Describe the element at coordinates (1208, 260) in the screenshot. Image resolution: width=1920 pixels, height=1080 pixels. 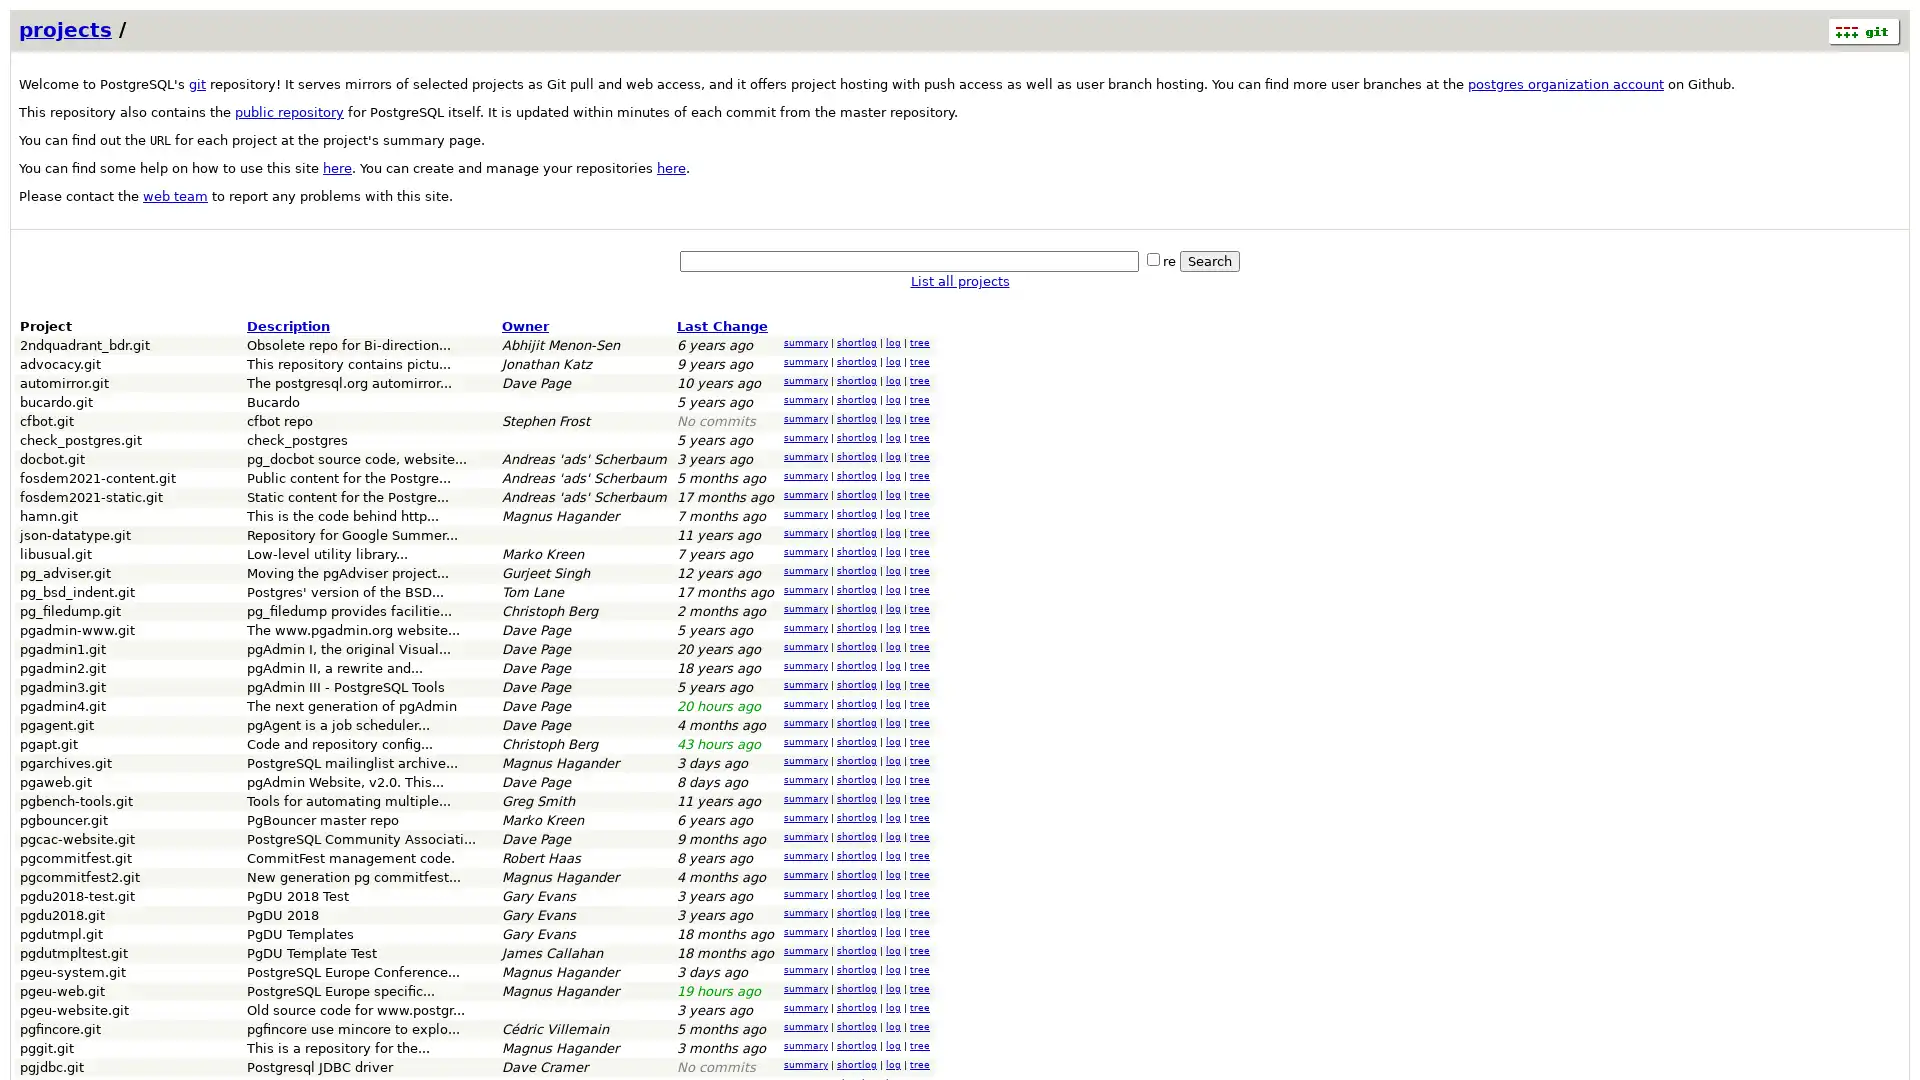
I see `Search` at that location.